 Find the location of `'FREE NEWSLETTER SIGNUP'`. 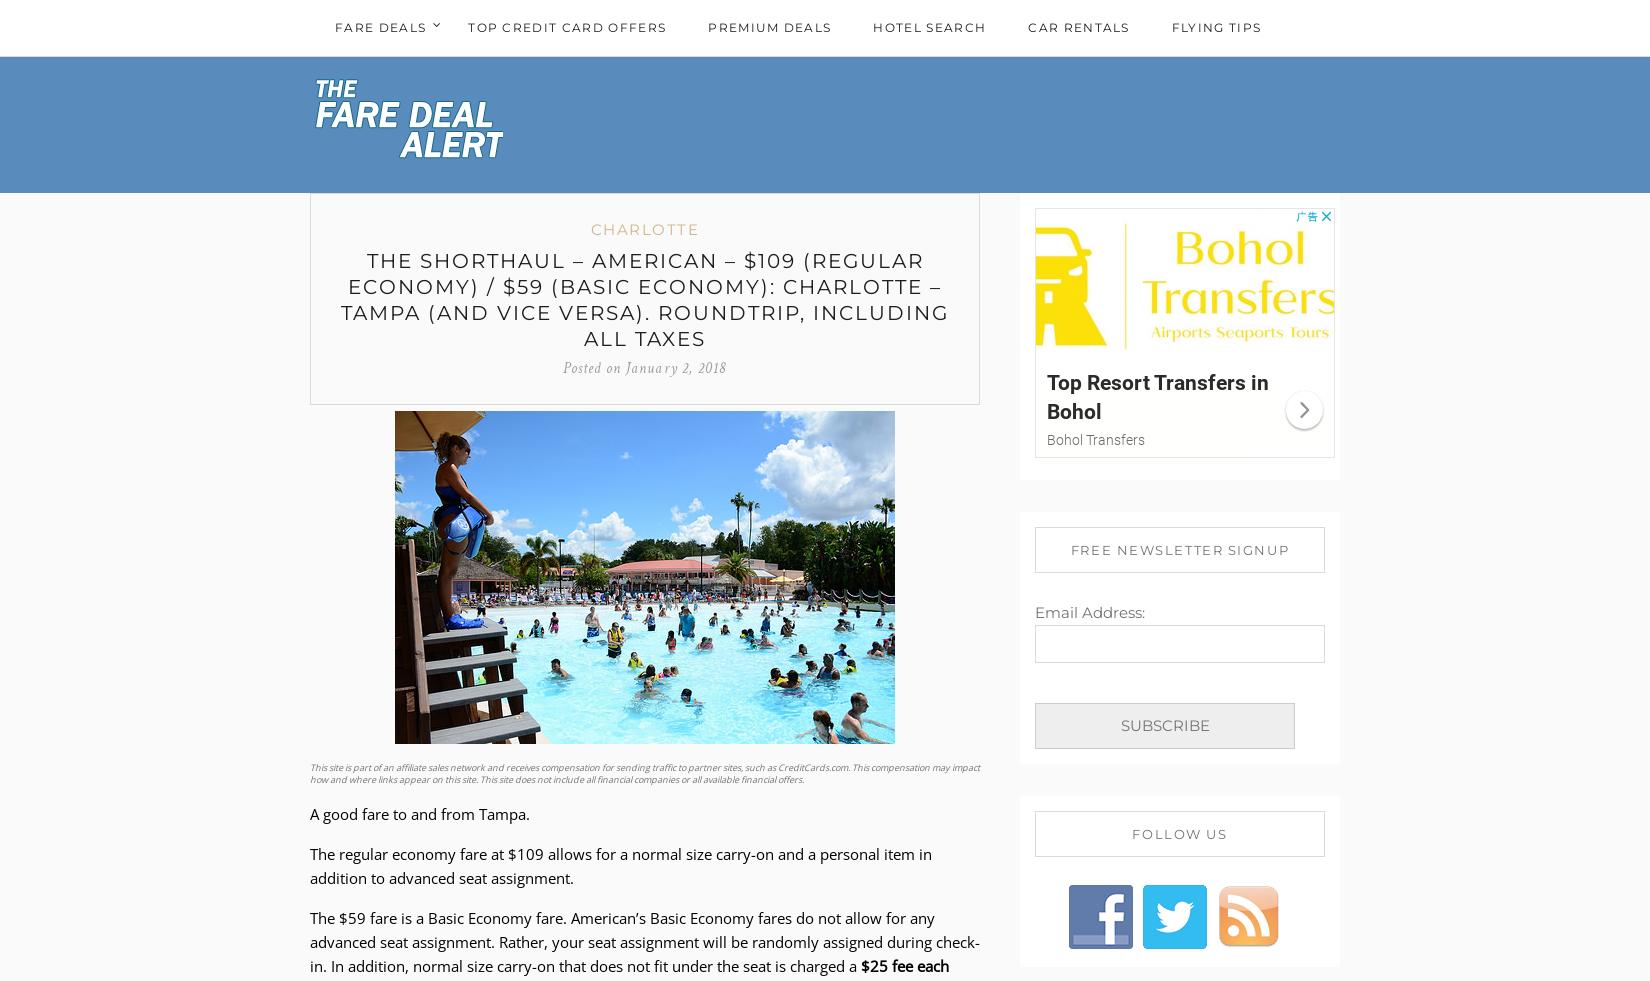

'FREE NEWSLETTER SIGNUP' is located at coordinates (1179, 548).